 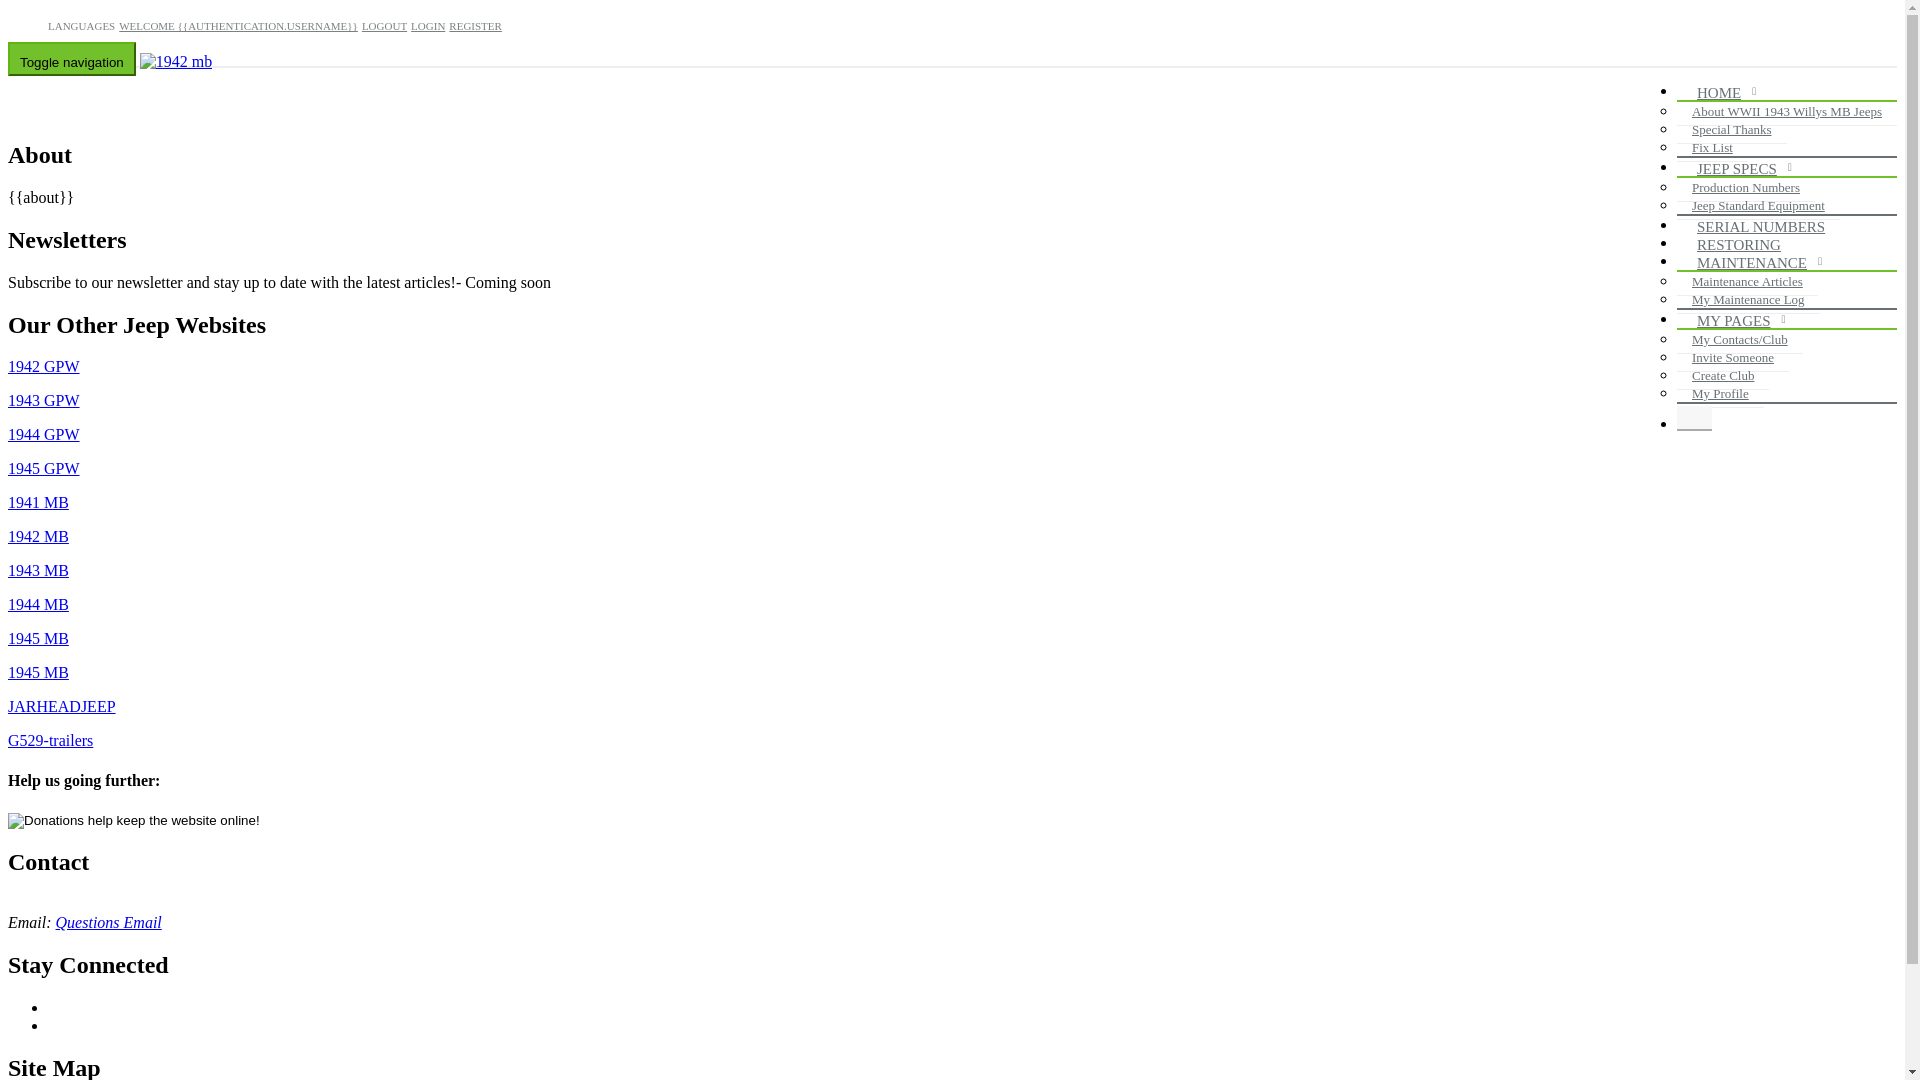 What do you see at coordinates (38, 501) in the screenshot?
I see `'1941 MB'` at bounding box center [38, 501].